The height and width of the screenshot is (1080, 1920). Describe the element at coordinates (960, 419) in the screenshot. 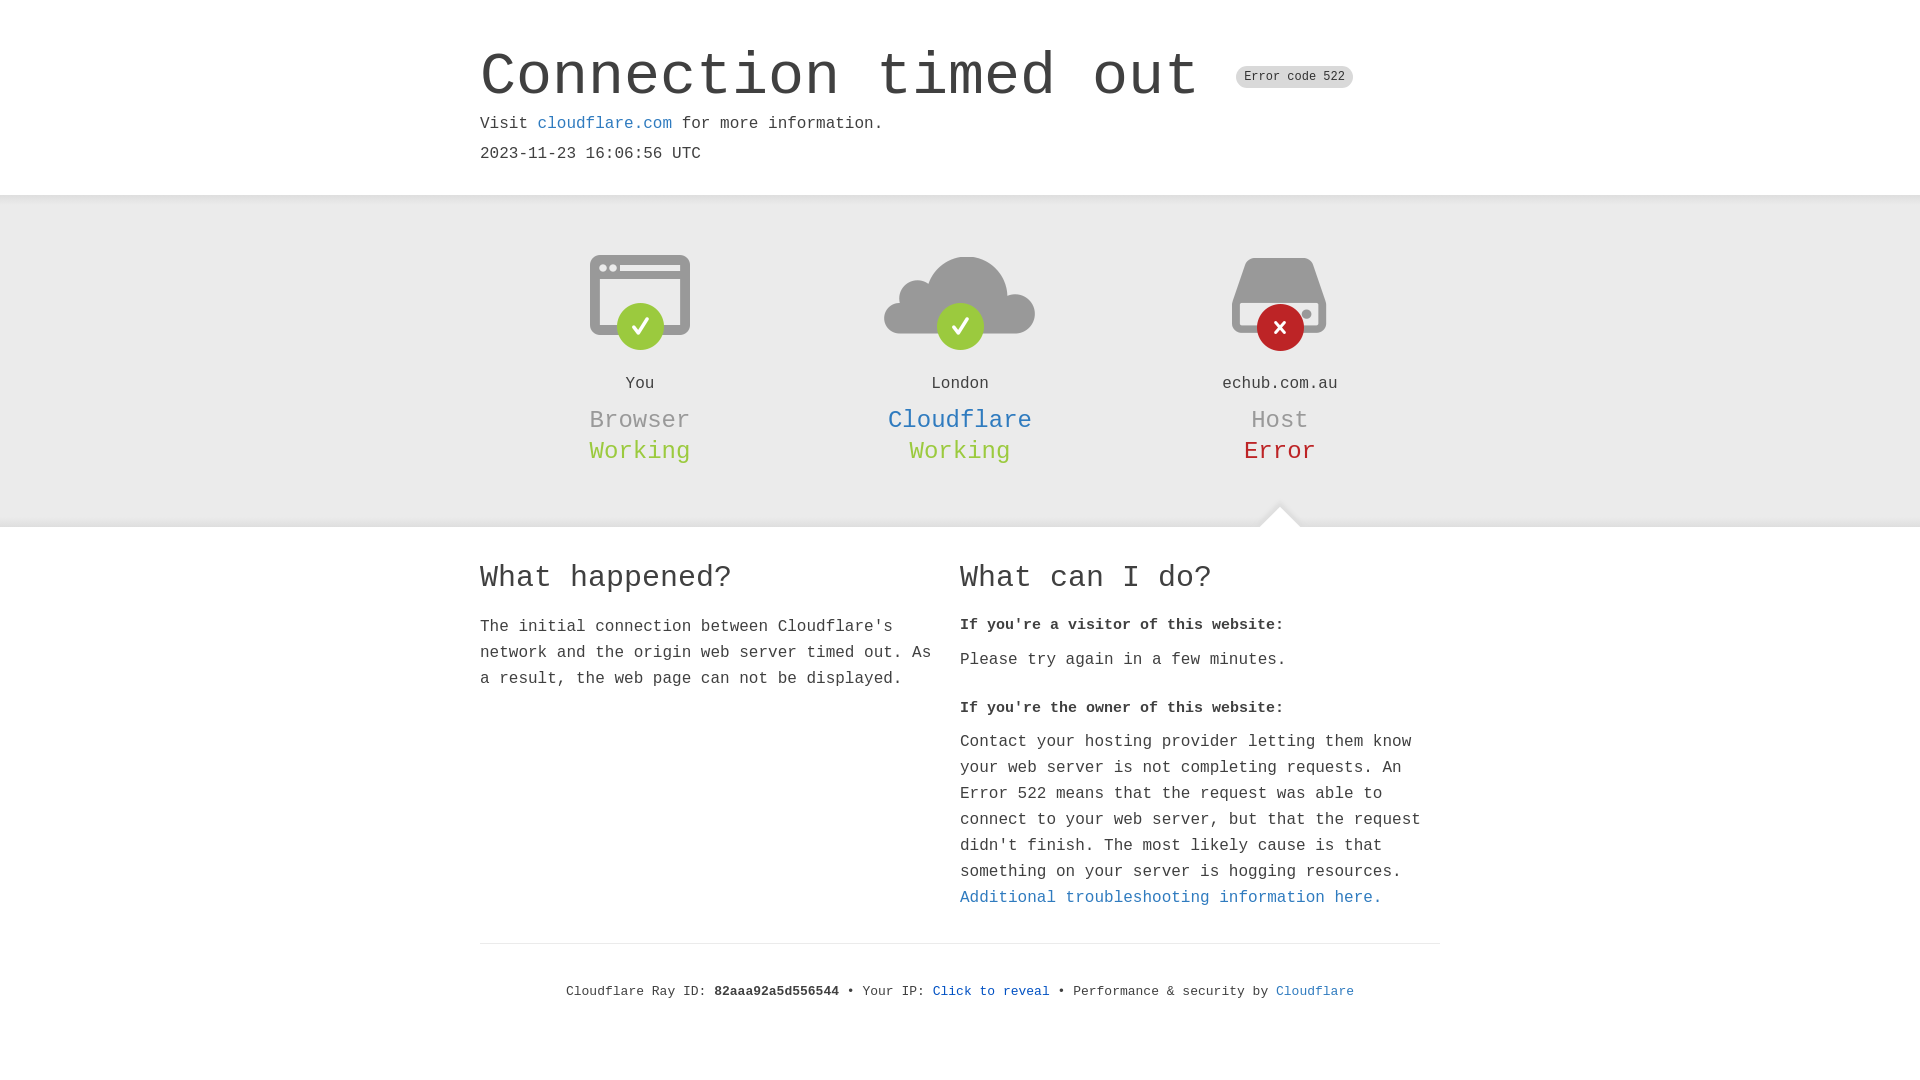

I see `'Cloudflare'` at that location.